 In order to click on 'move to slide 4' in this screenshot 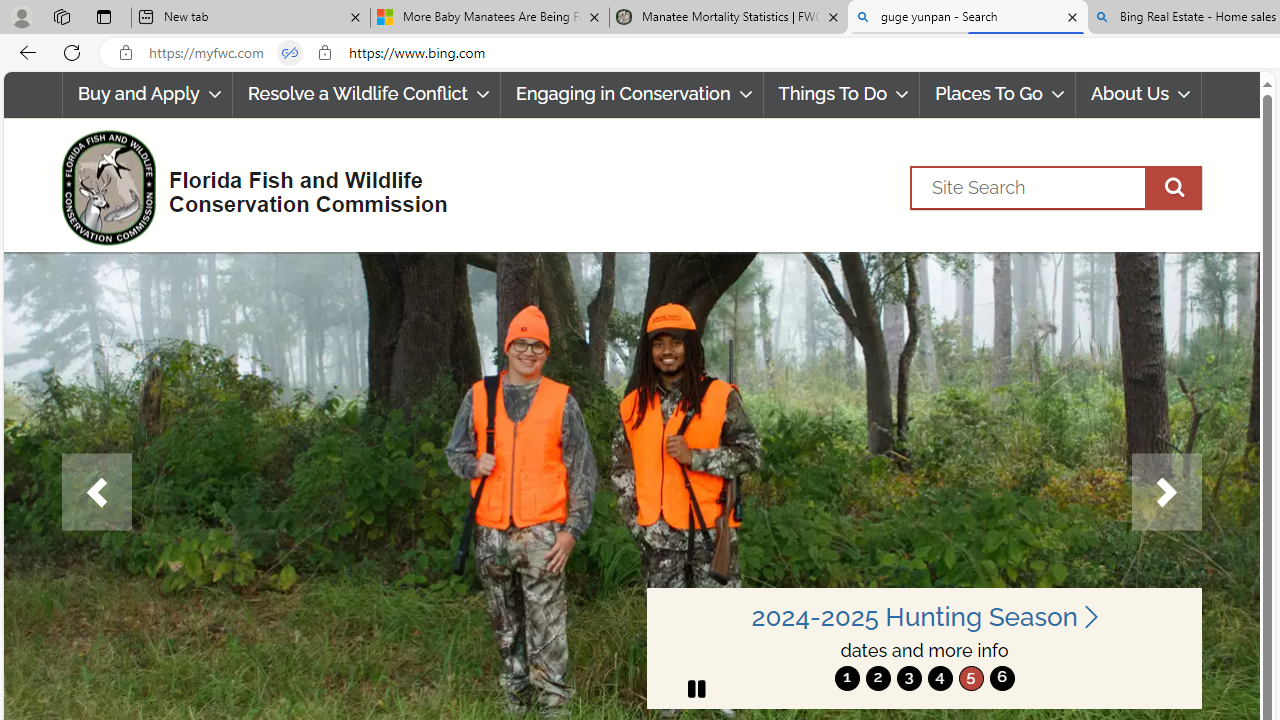, I will do `click(939, 677)`.